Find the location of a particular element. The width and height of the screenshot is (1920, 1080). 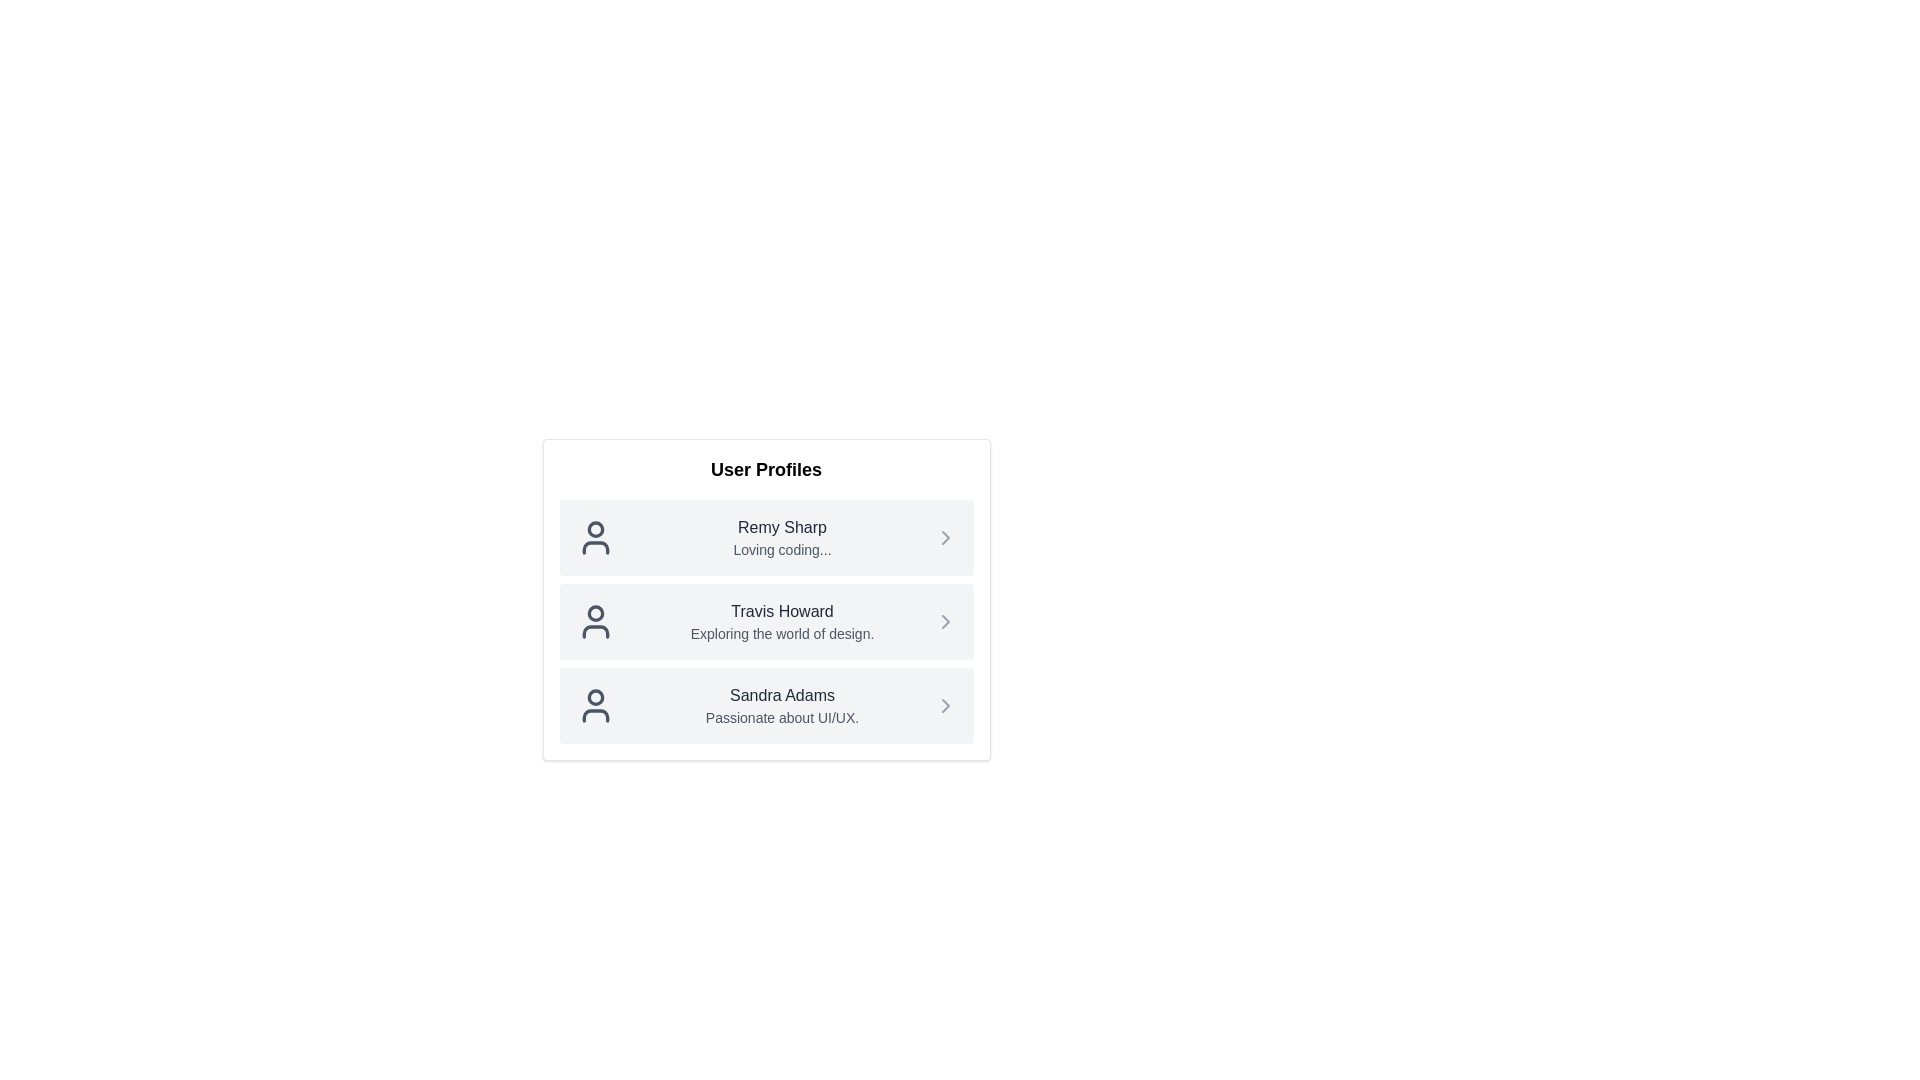

the user avatar icon, which is a gray profile silhouette located on the left side of the third row under the 'User Profiles' section, adjacent to 'Sandra Adams' is located at coordinates (594, 704).